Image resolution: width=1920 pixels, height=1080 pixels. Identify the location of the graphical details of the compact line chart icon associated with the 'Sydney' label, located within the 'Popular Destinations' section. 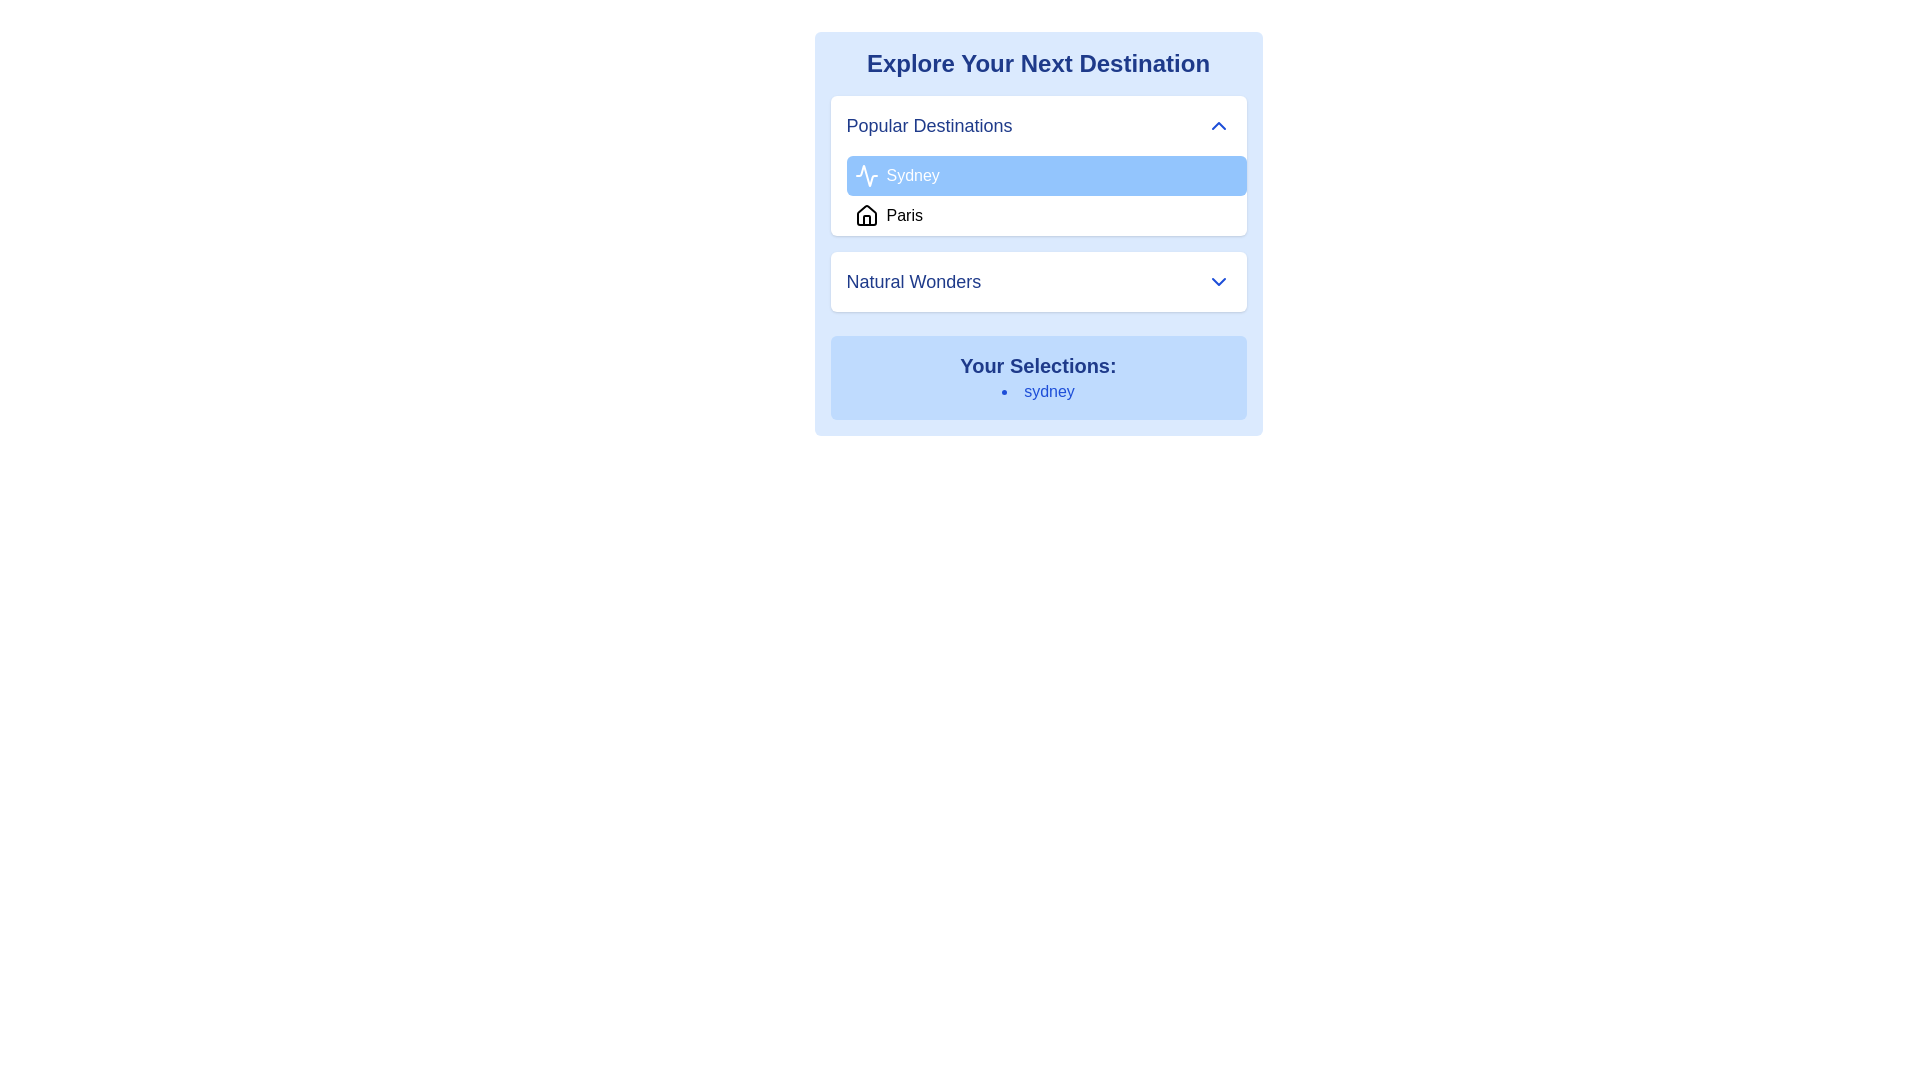
(866, 175).